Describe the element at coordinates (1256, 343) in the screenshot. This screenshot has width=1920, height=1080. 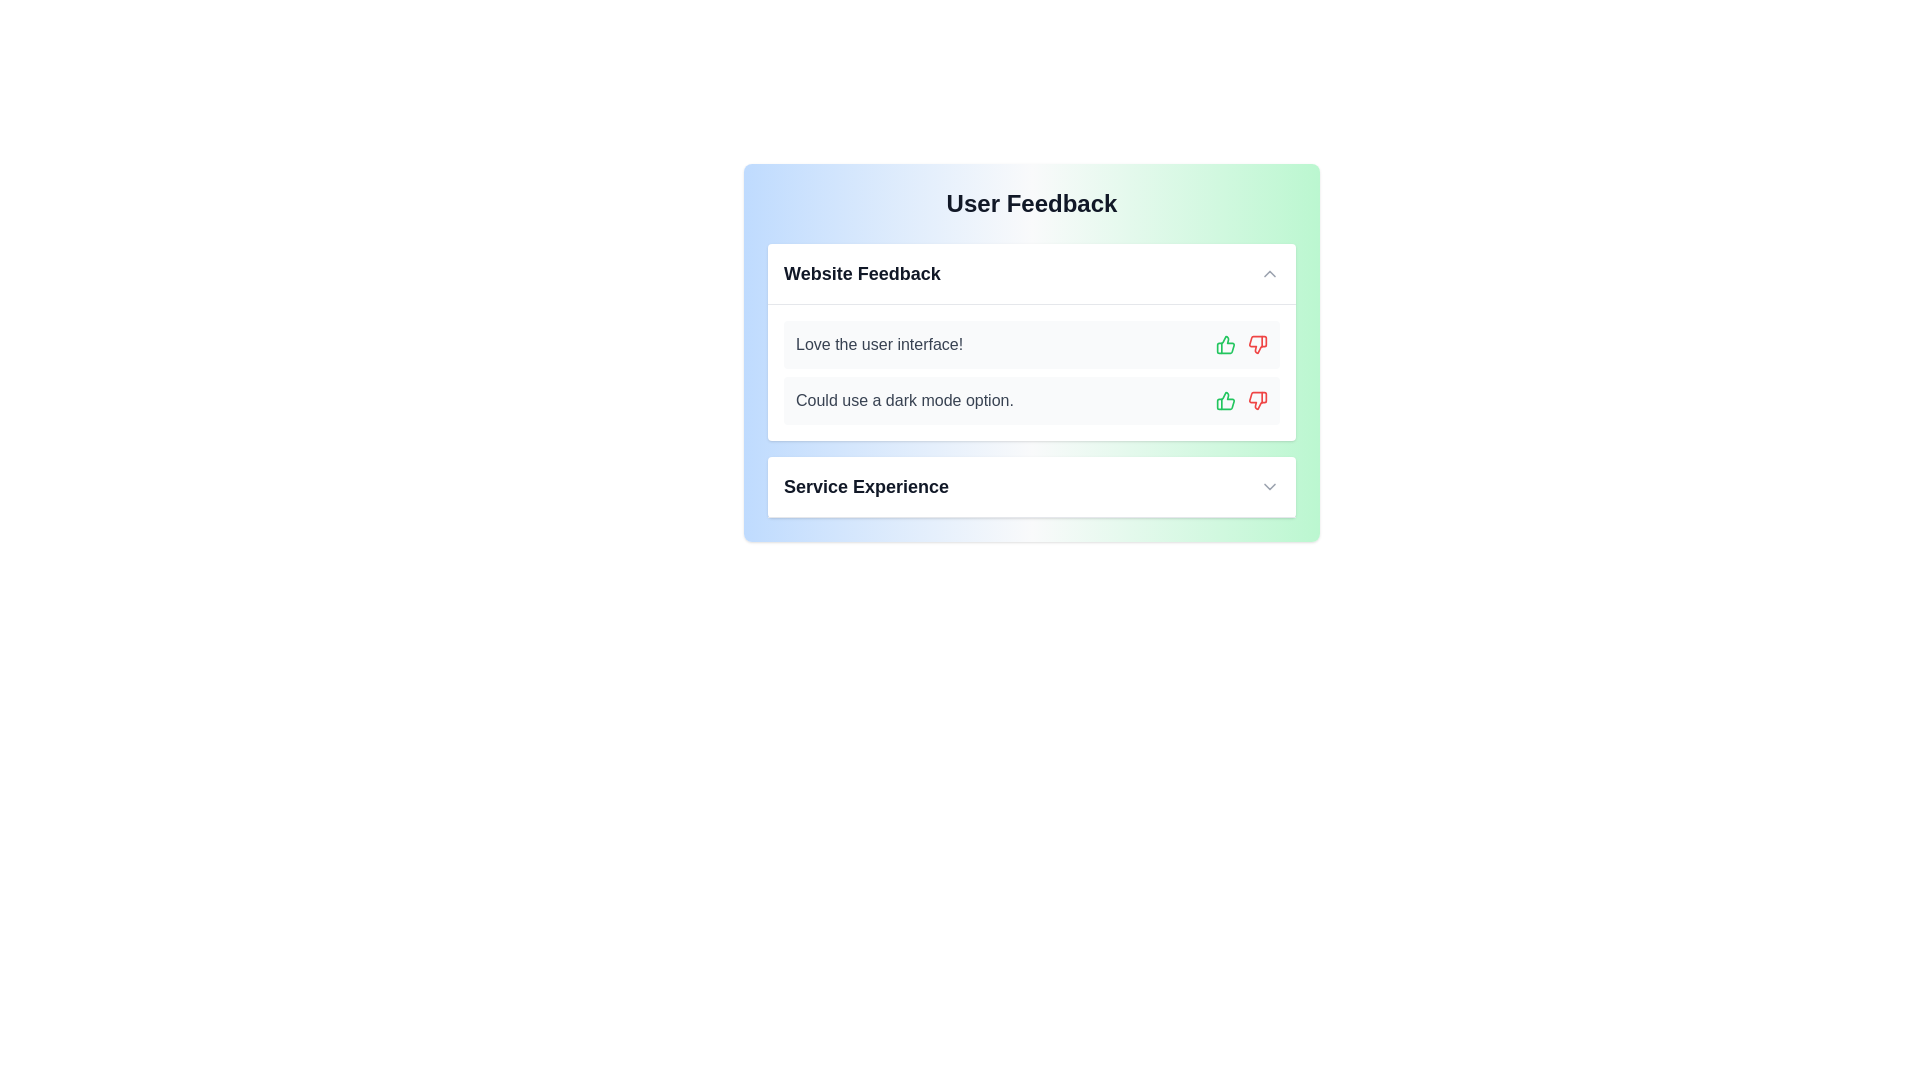
I see `the thumbs-down button for the comment 'Love the user interface!'` at that location.